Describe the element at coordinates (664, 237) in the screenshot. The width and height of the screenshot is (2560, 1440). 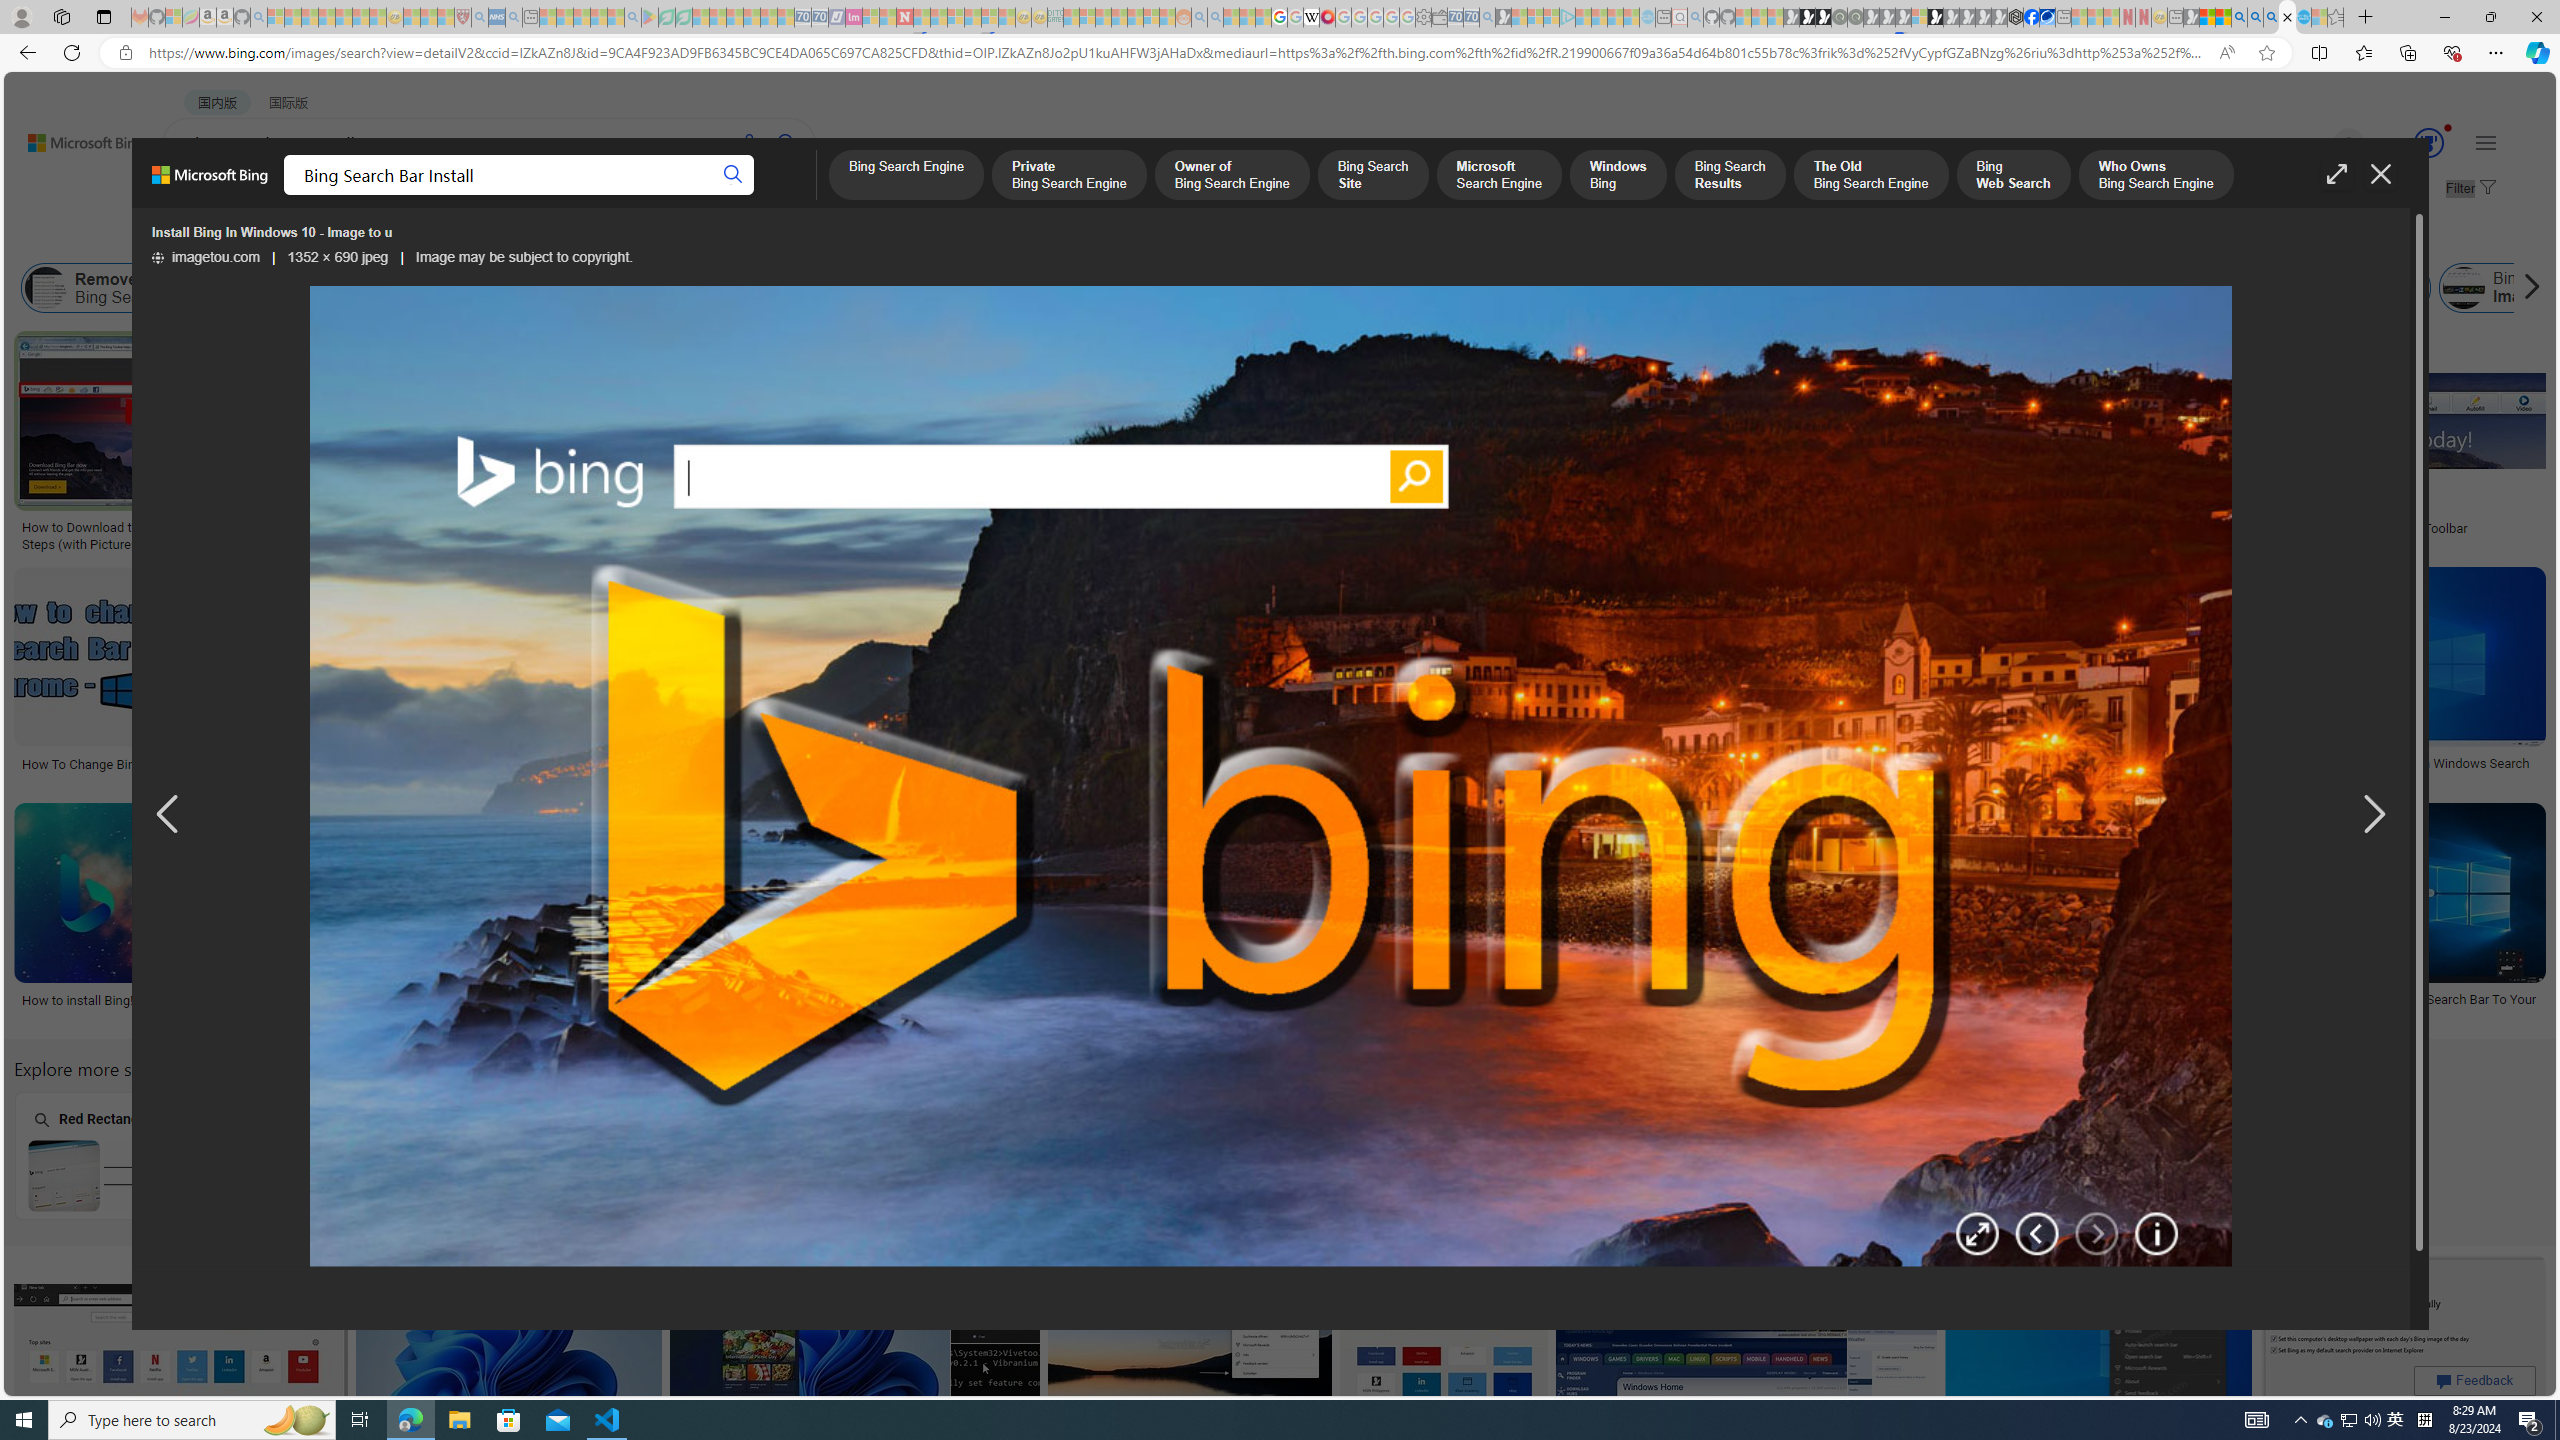
I see `'License'` at that location.